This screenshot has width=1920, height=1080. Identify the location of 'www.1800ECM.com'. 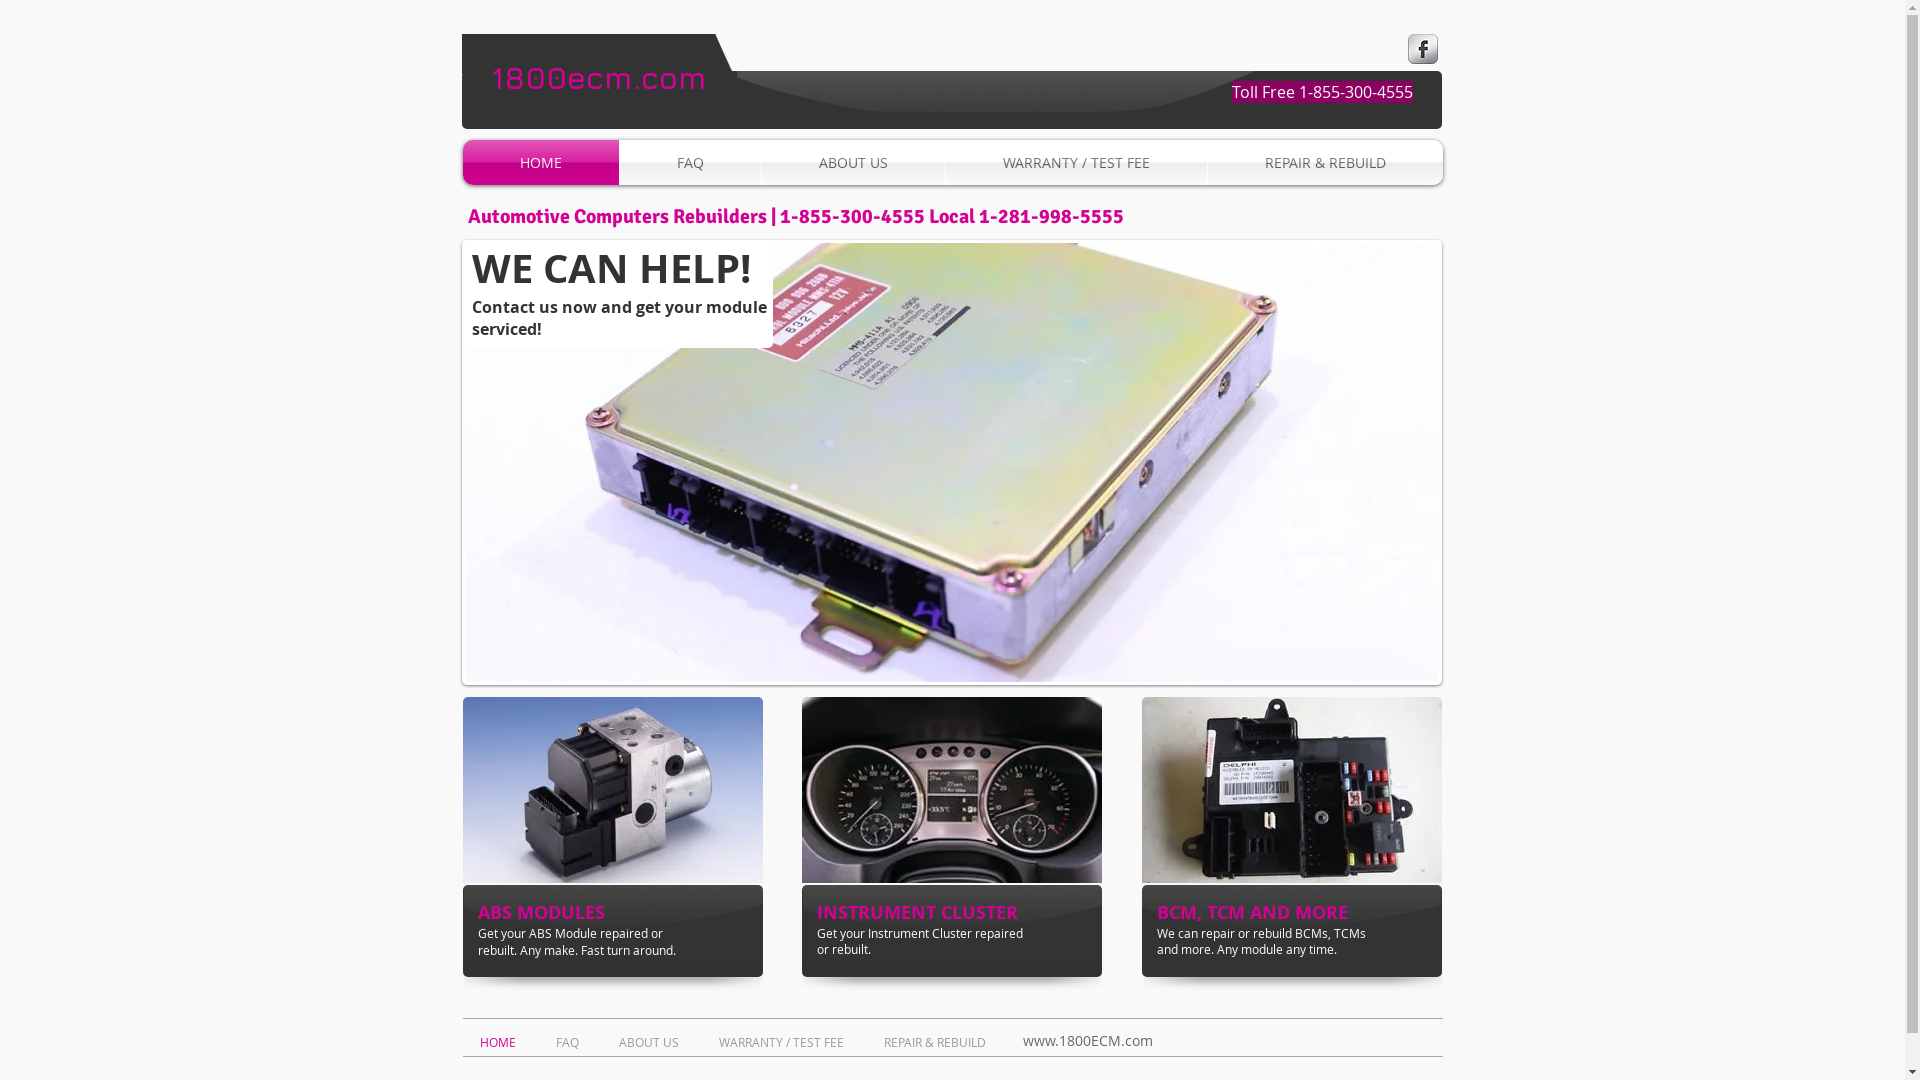
(1085, 1039).